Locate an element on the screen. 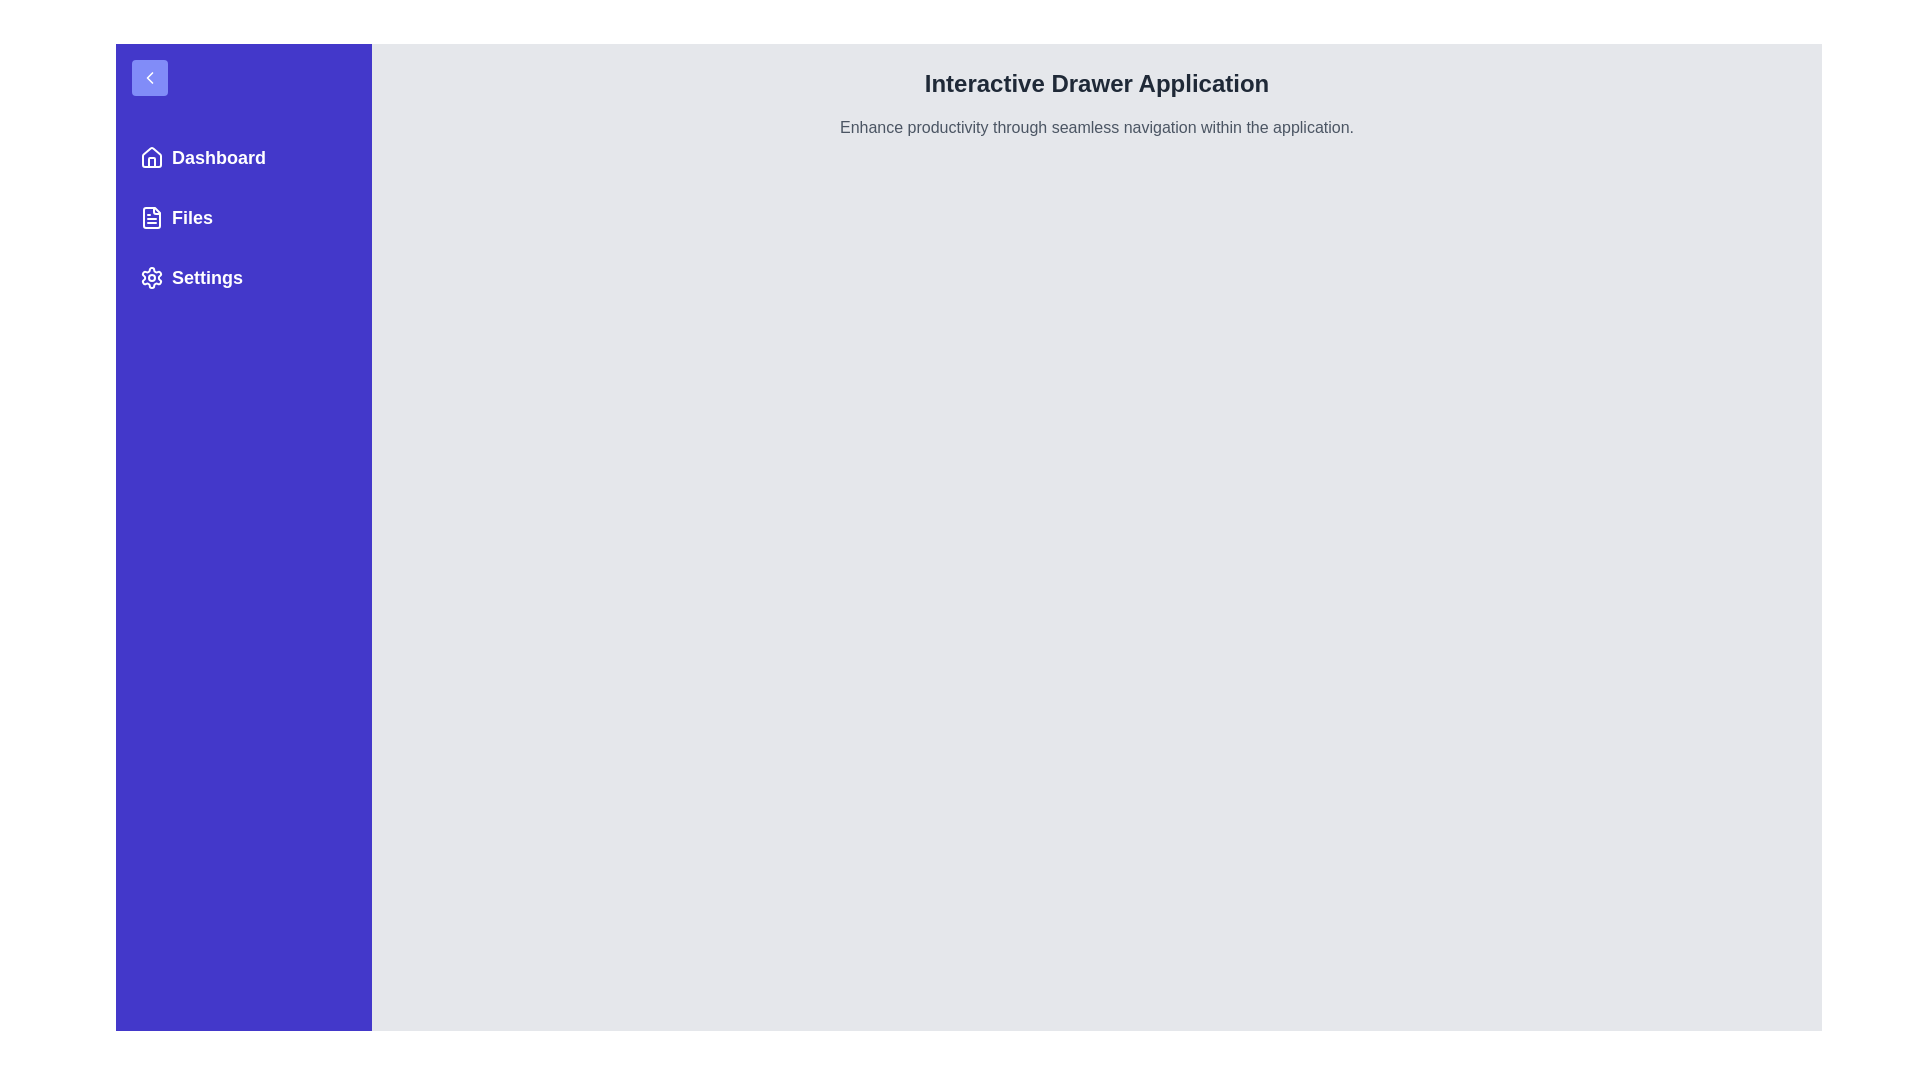 Image resolution: width=1920 pixels, height=1080 pixels. the menu item labeled Settings to navigate to the corresponding section is located at coordinates (243, 277).